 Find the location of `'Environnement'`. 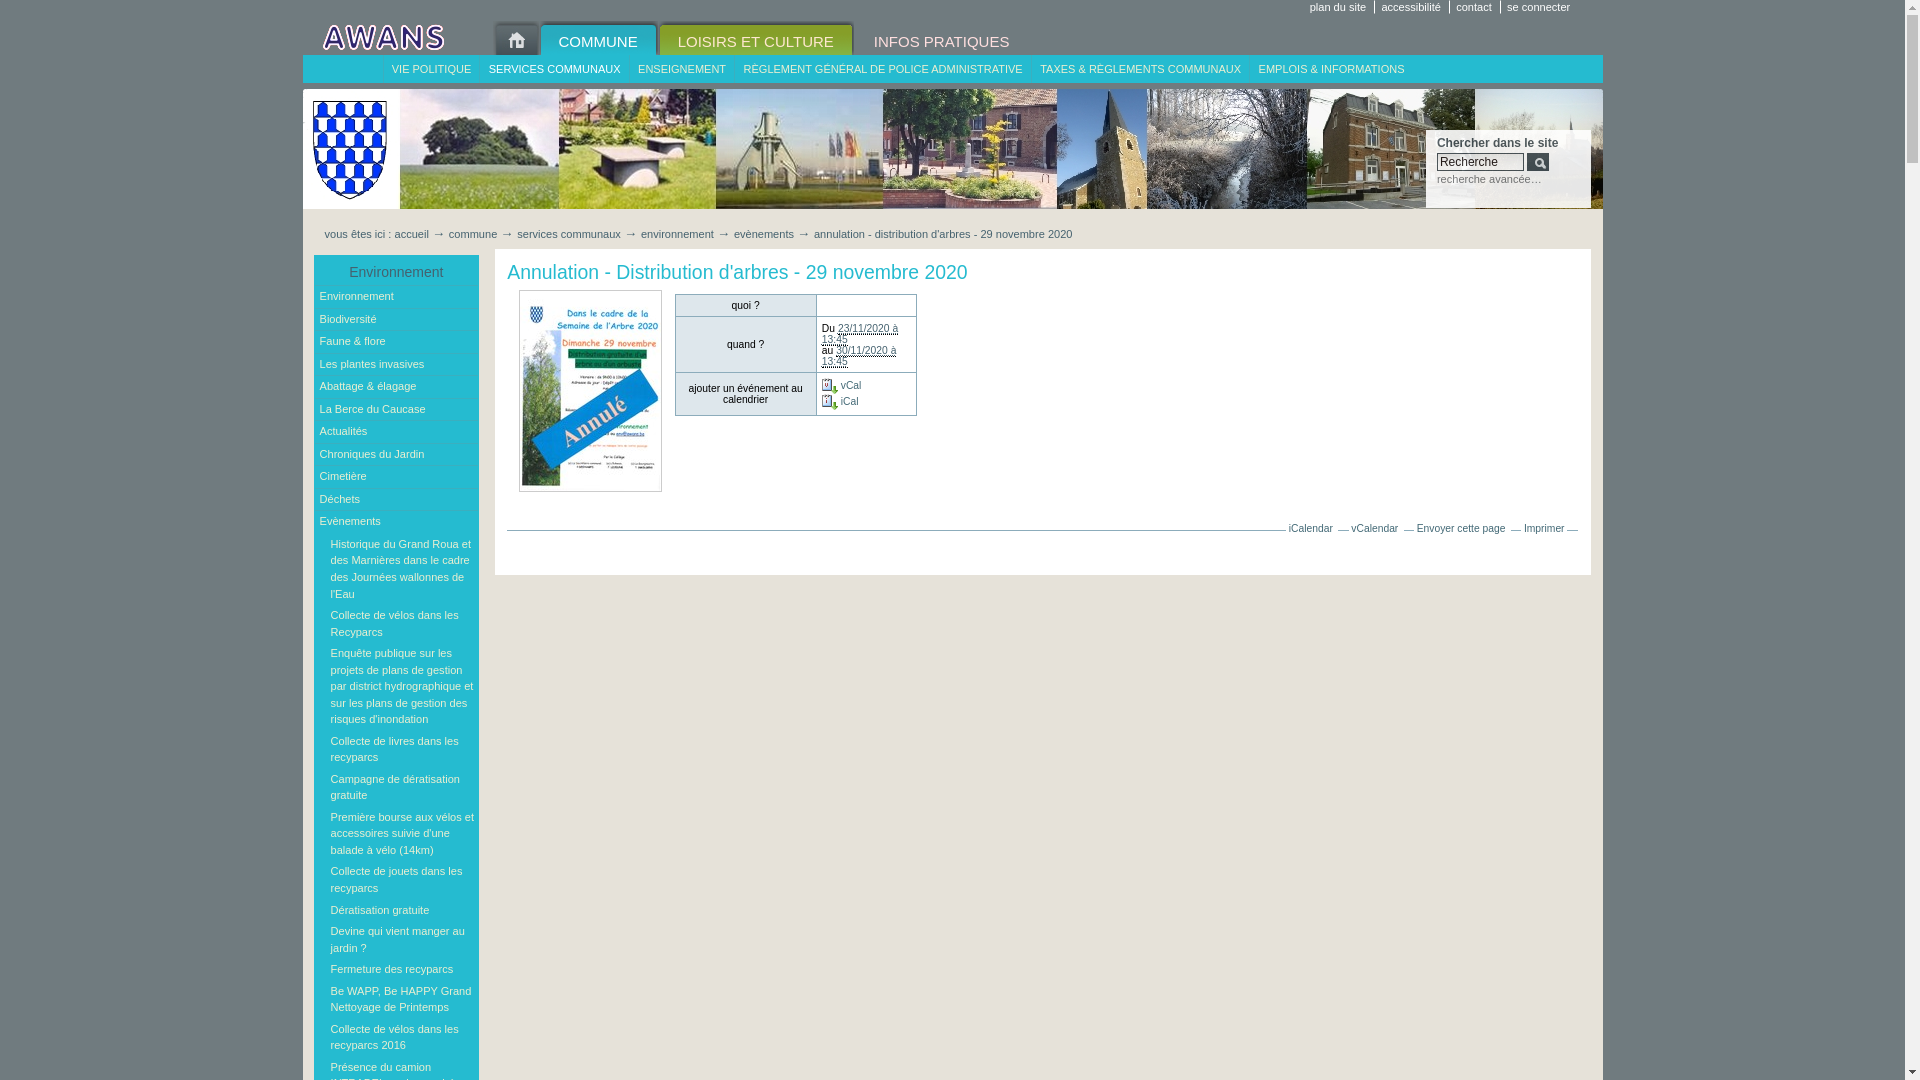

'Environnement' is located at coordinates (314, 272).